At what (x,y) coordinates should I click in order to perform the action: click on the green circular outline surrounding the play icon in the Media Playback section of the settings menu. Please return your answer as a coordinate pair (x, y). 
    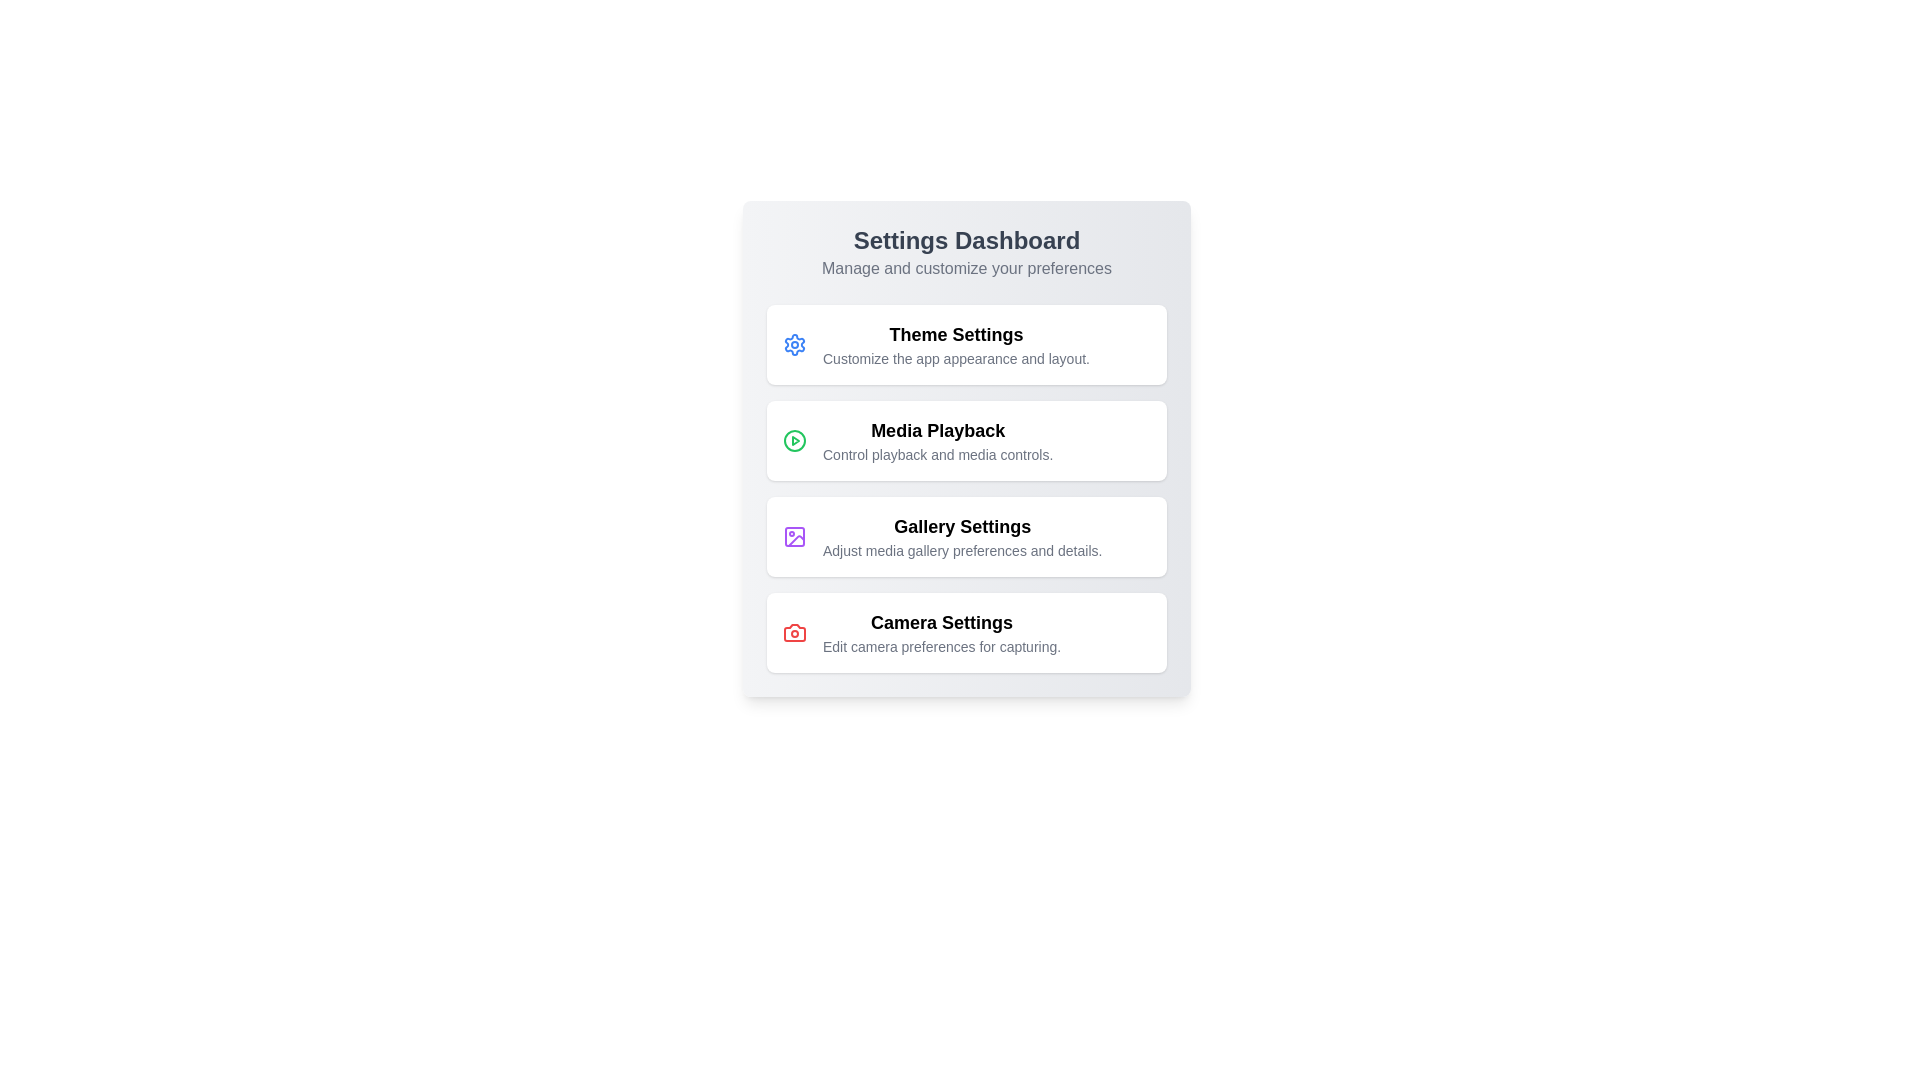
    Looking at the image, I should click on (794, 439).